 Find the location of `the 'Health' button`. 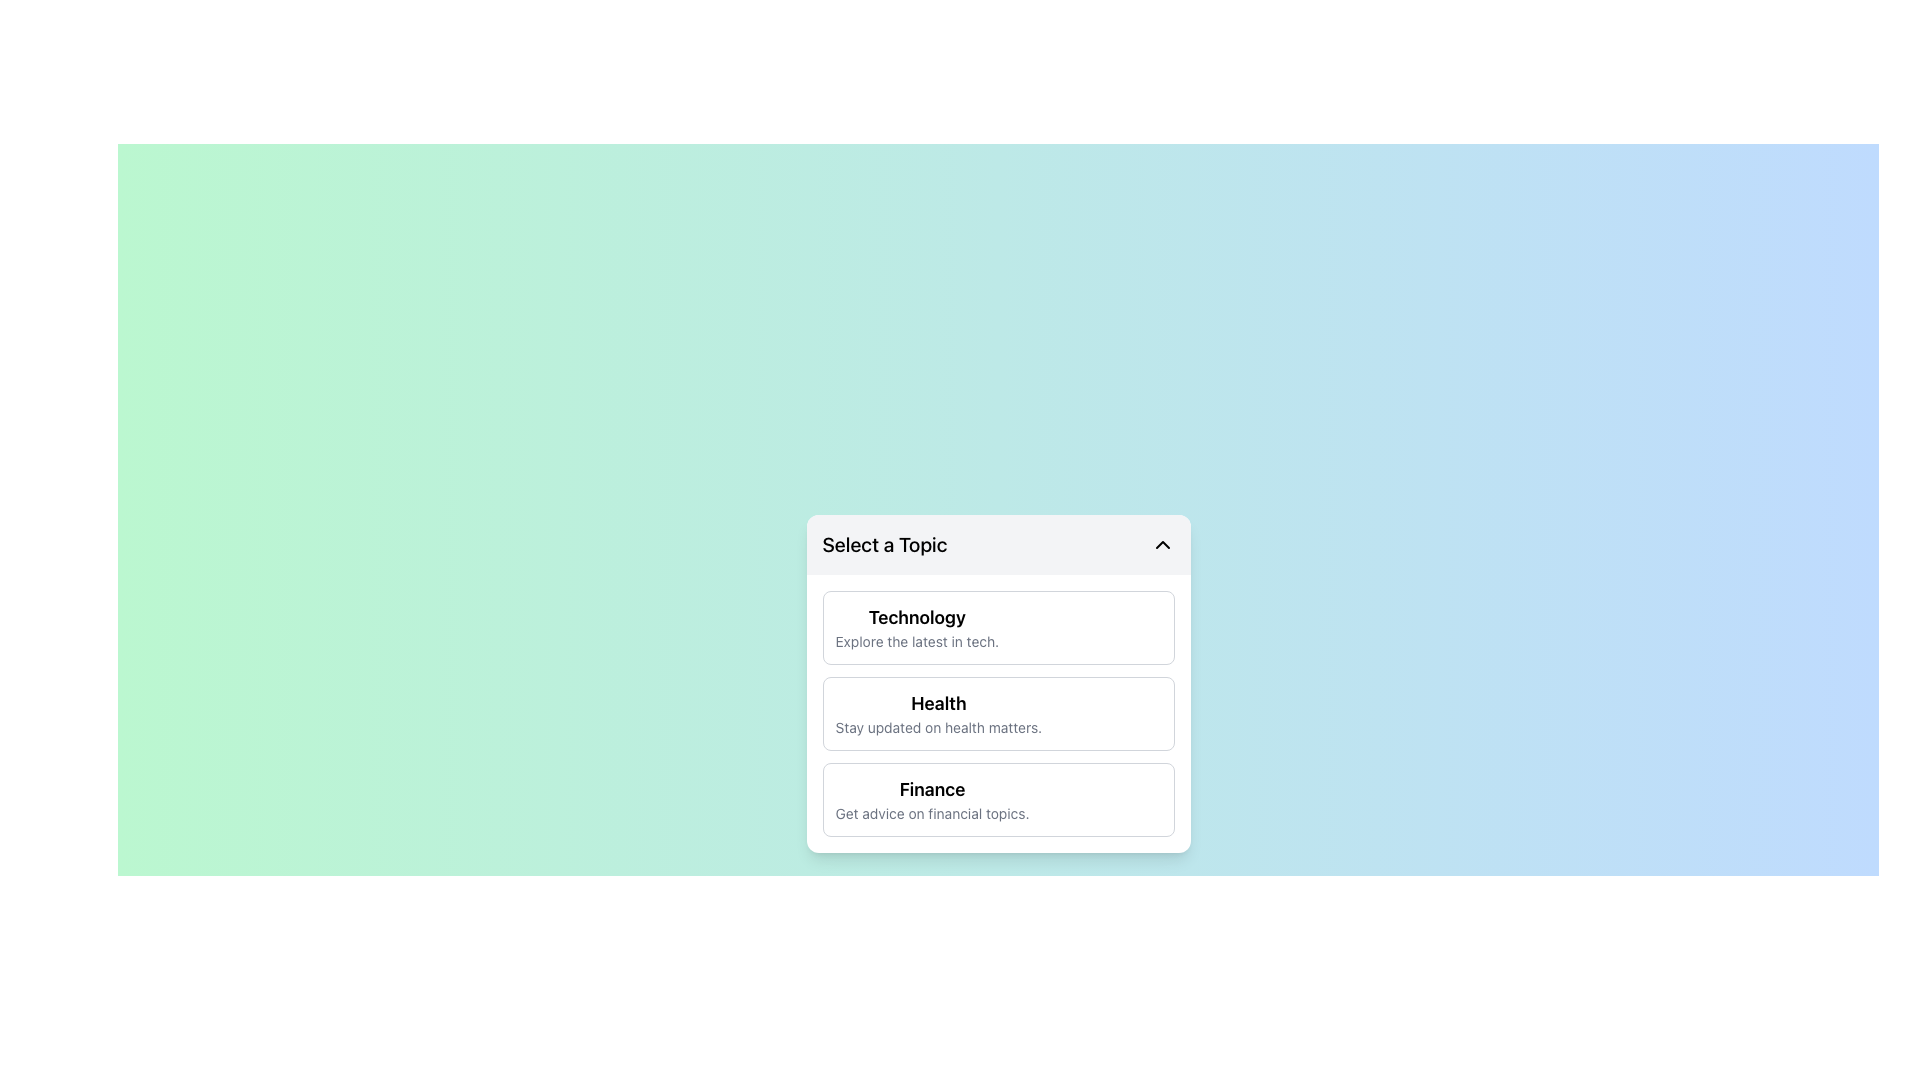

the 'Health' button is located at coordinates (998, 712).